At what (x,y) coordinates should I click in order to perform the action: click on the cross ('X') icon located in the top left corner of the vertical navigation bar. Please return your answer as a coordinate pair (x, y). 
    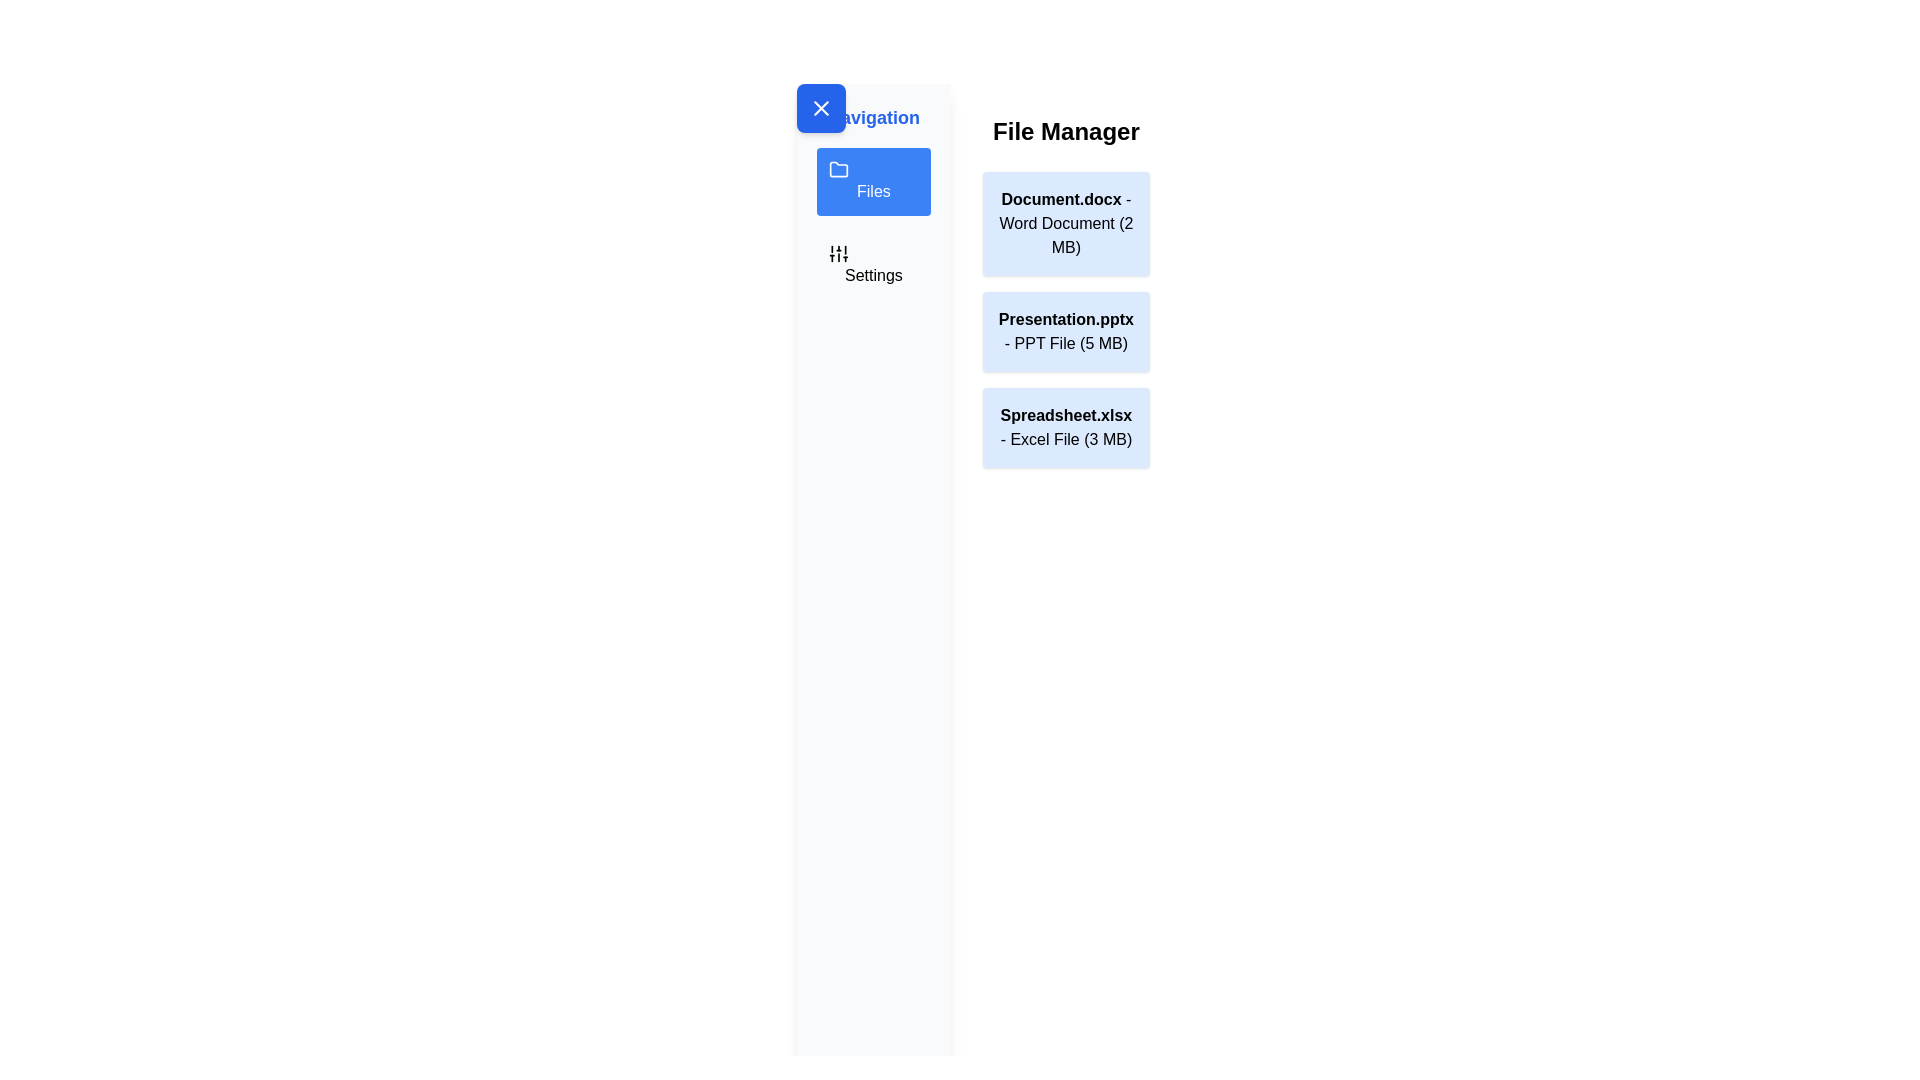
    Looking at the image, I should click on (821, 108).